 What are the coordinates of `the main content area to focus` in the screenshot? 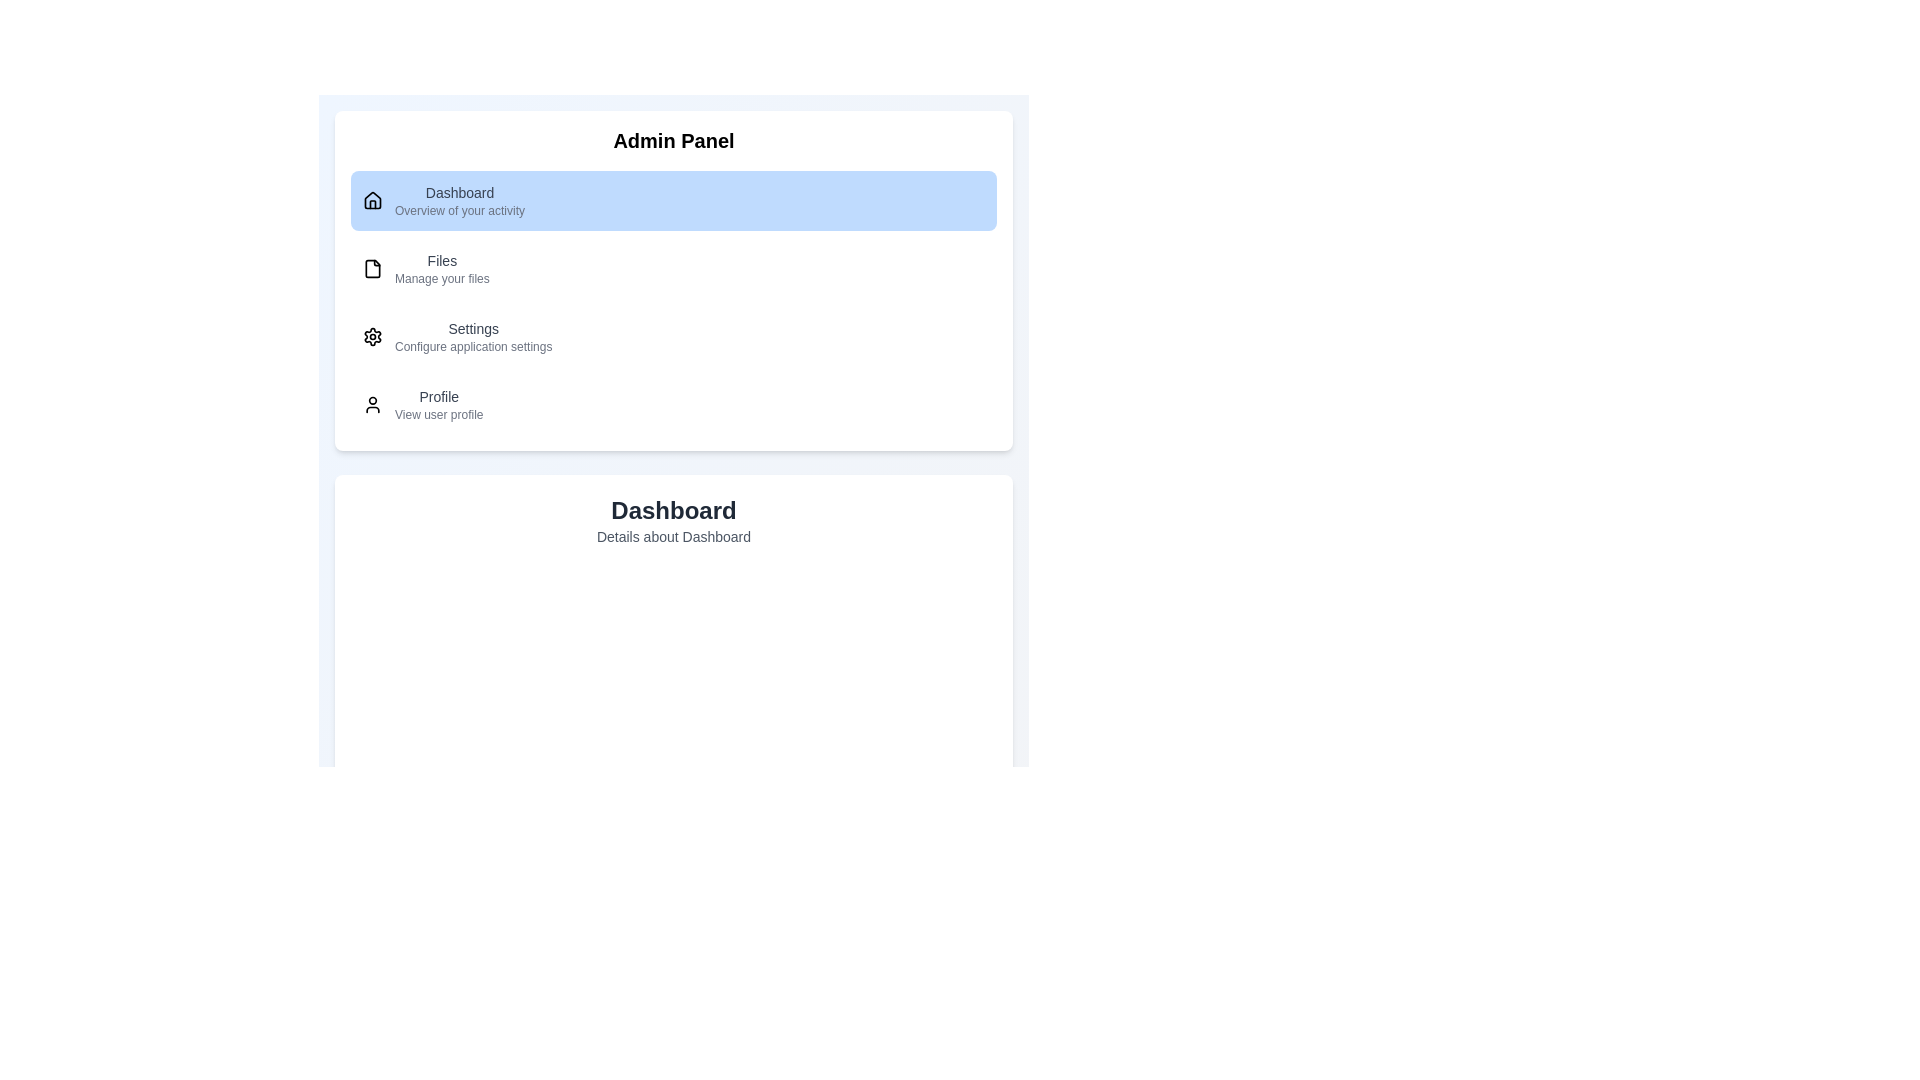 It's located at (673, 817).